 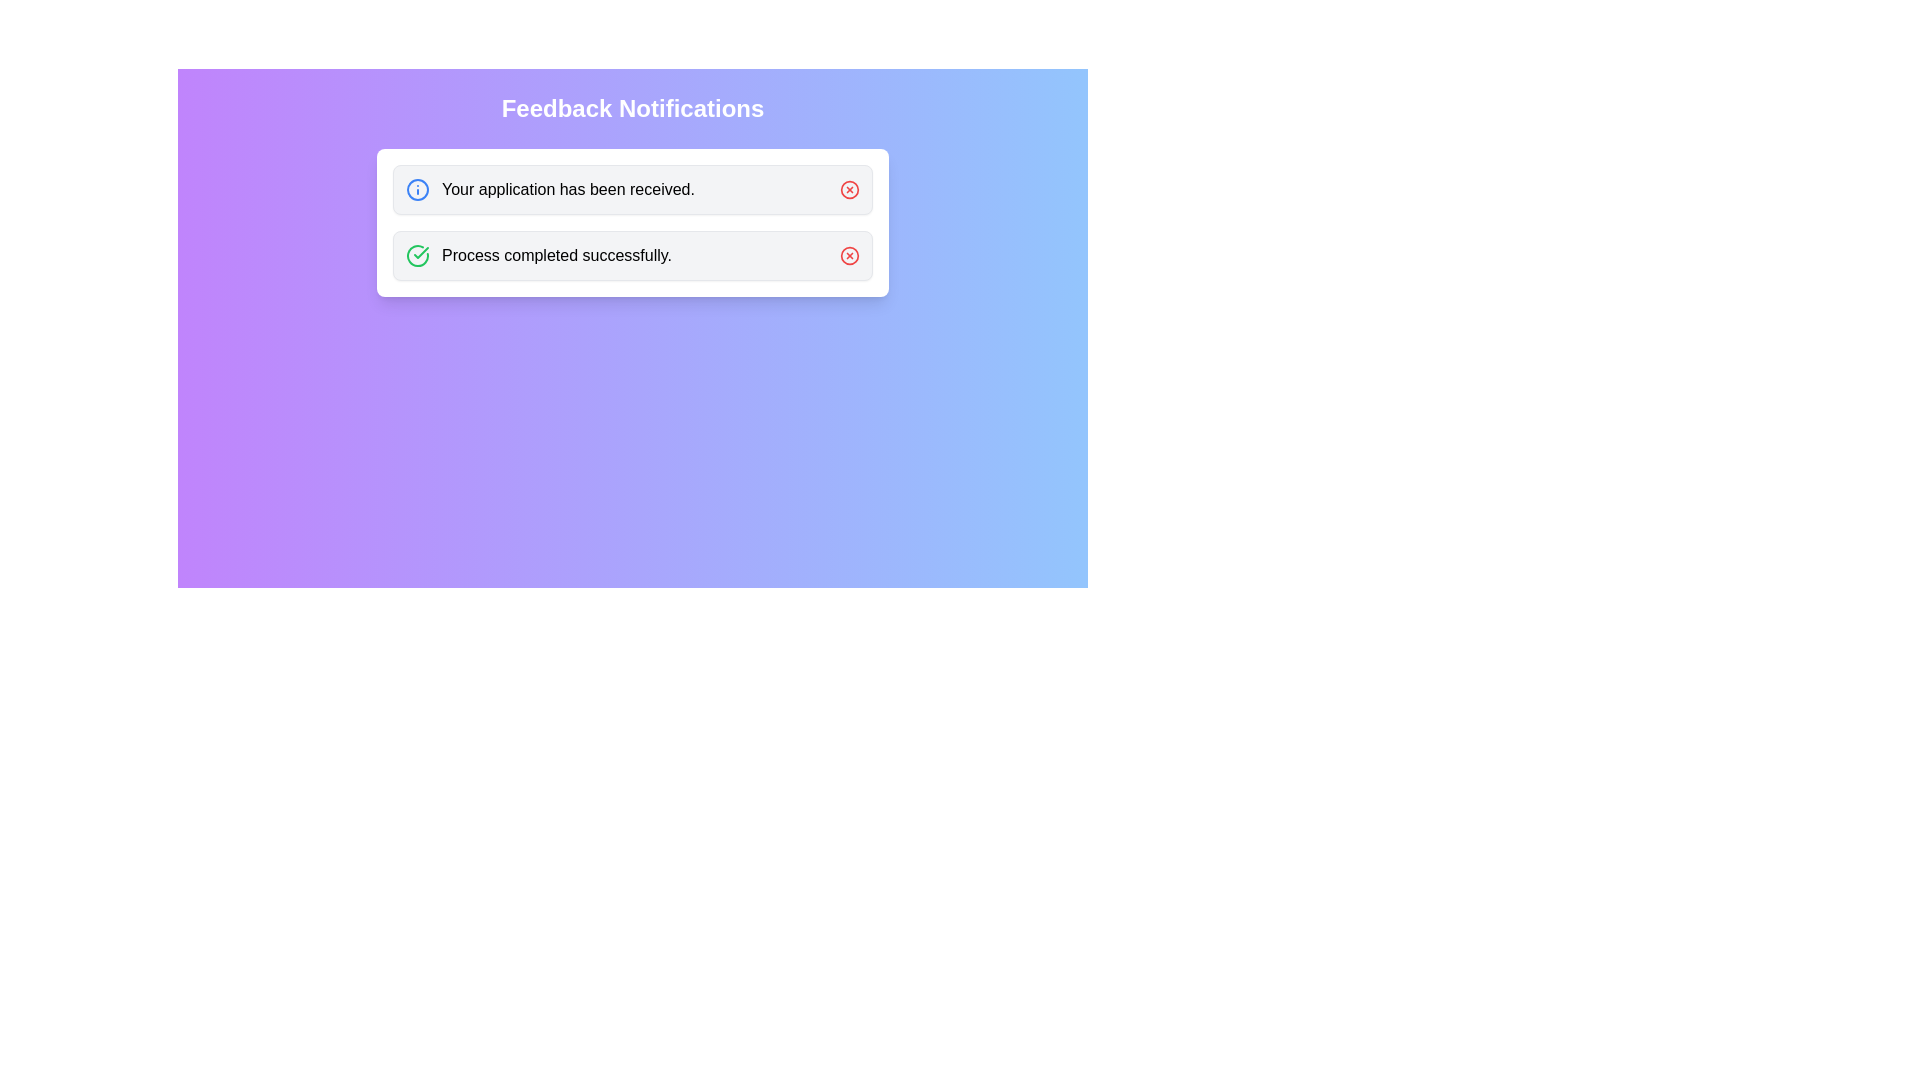 What do you see at coordinates (550, 189) in the screenshot?
I see `notification message that displays 'Your application has been received.' accompanied by a blue circular icon with an 'i'` at bounding box center [550, 189].